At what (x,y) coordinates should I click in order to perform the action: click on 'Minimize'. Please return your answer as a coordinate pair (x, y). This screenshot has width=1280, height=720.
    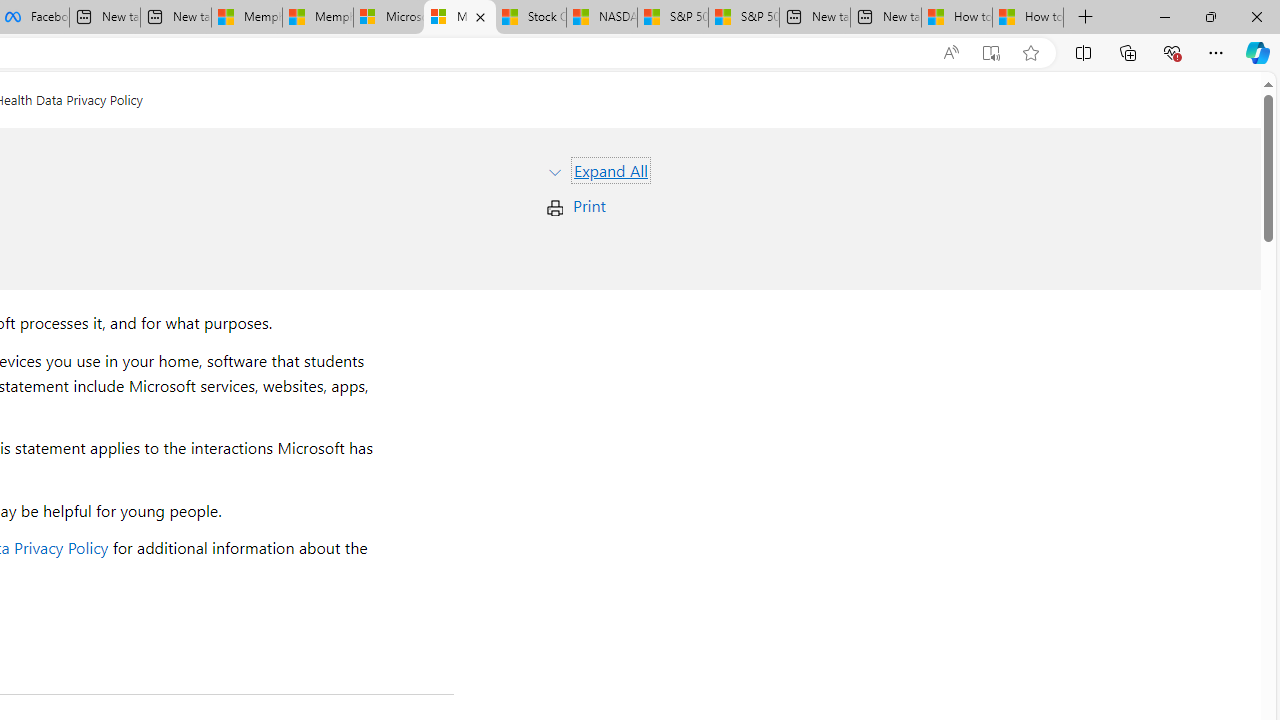
    Looking at the image, I should click on (1164, 16).